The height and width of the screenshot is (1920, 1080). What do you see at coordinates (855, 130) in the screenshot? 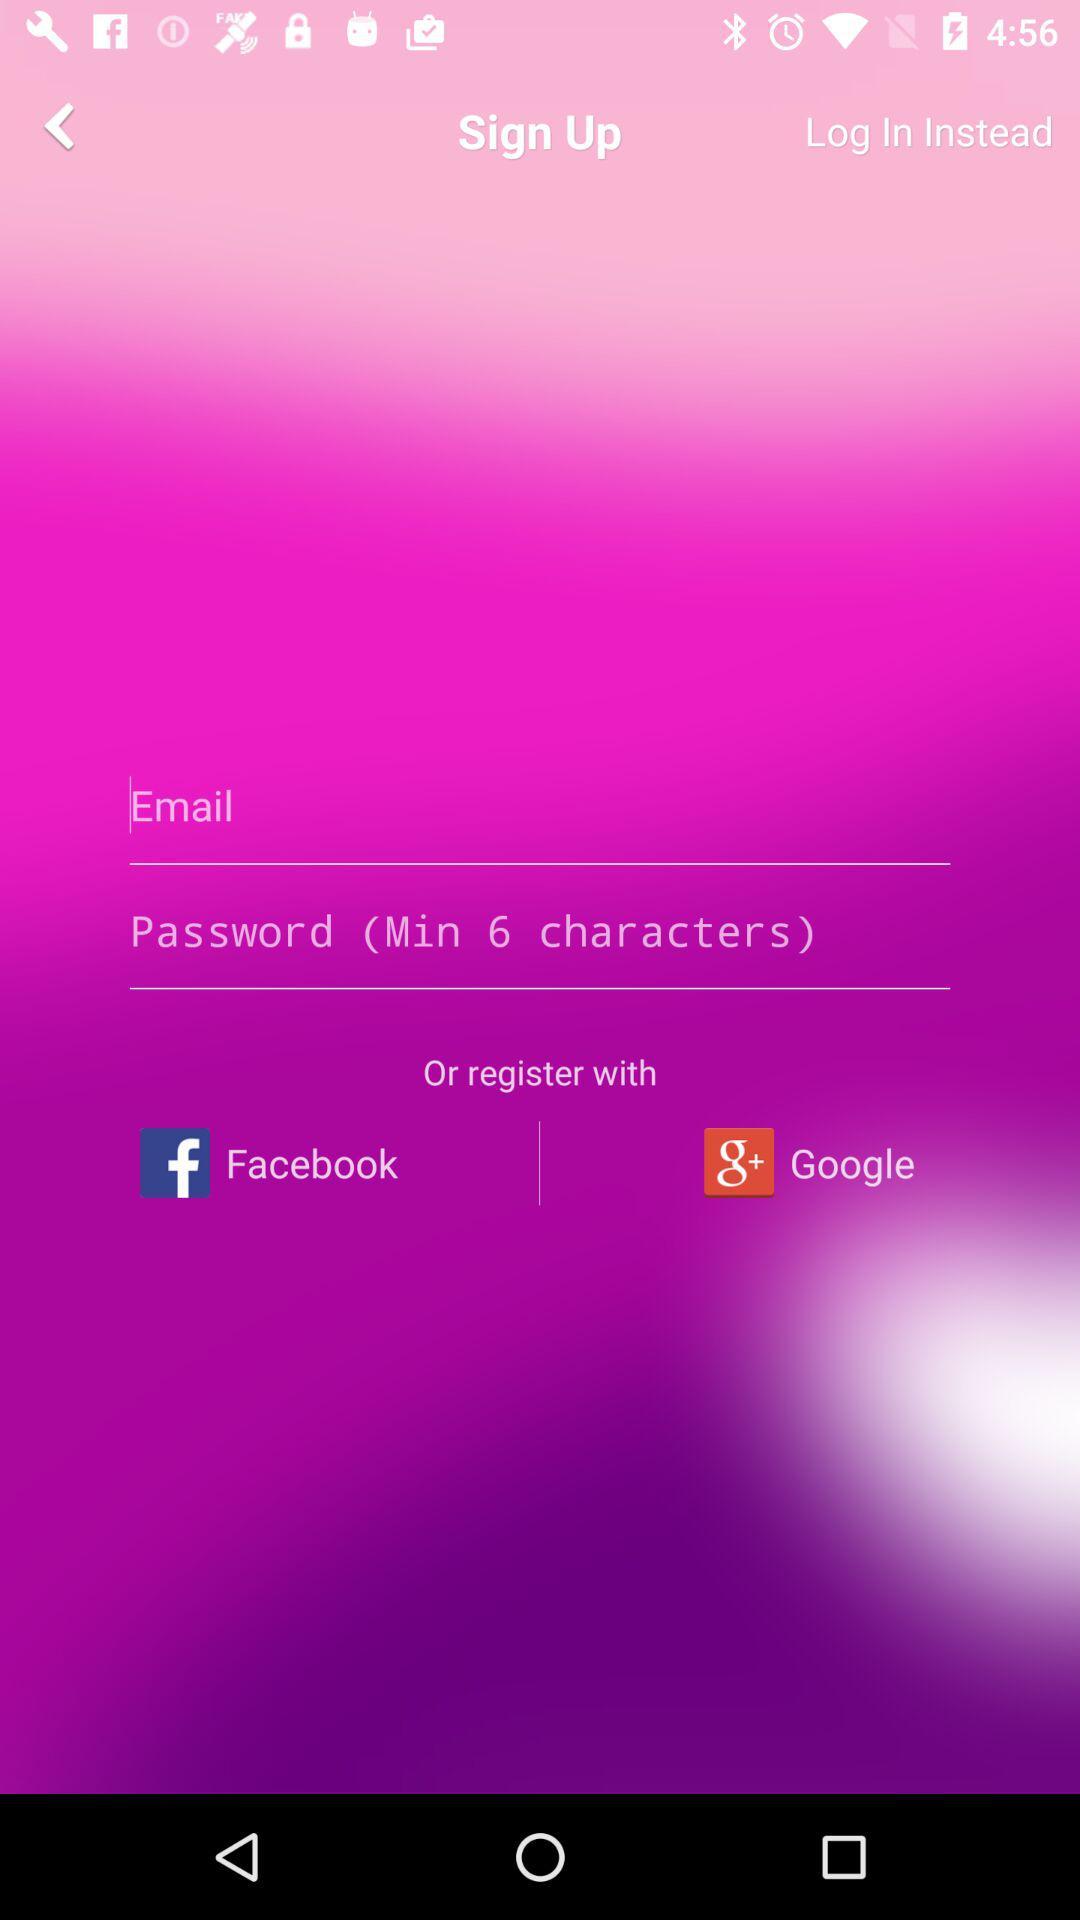
I see `the log in instead at the top right corner` at bounding box center [855, 130].